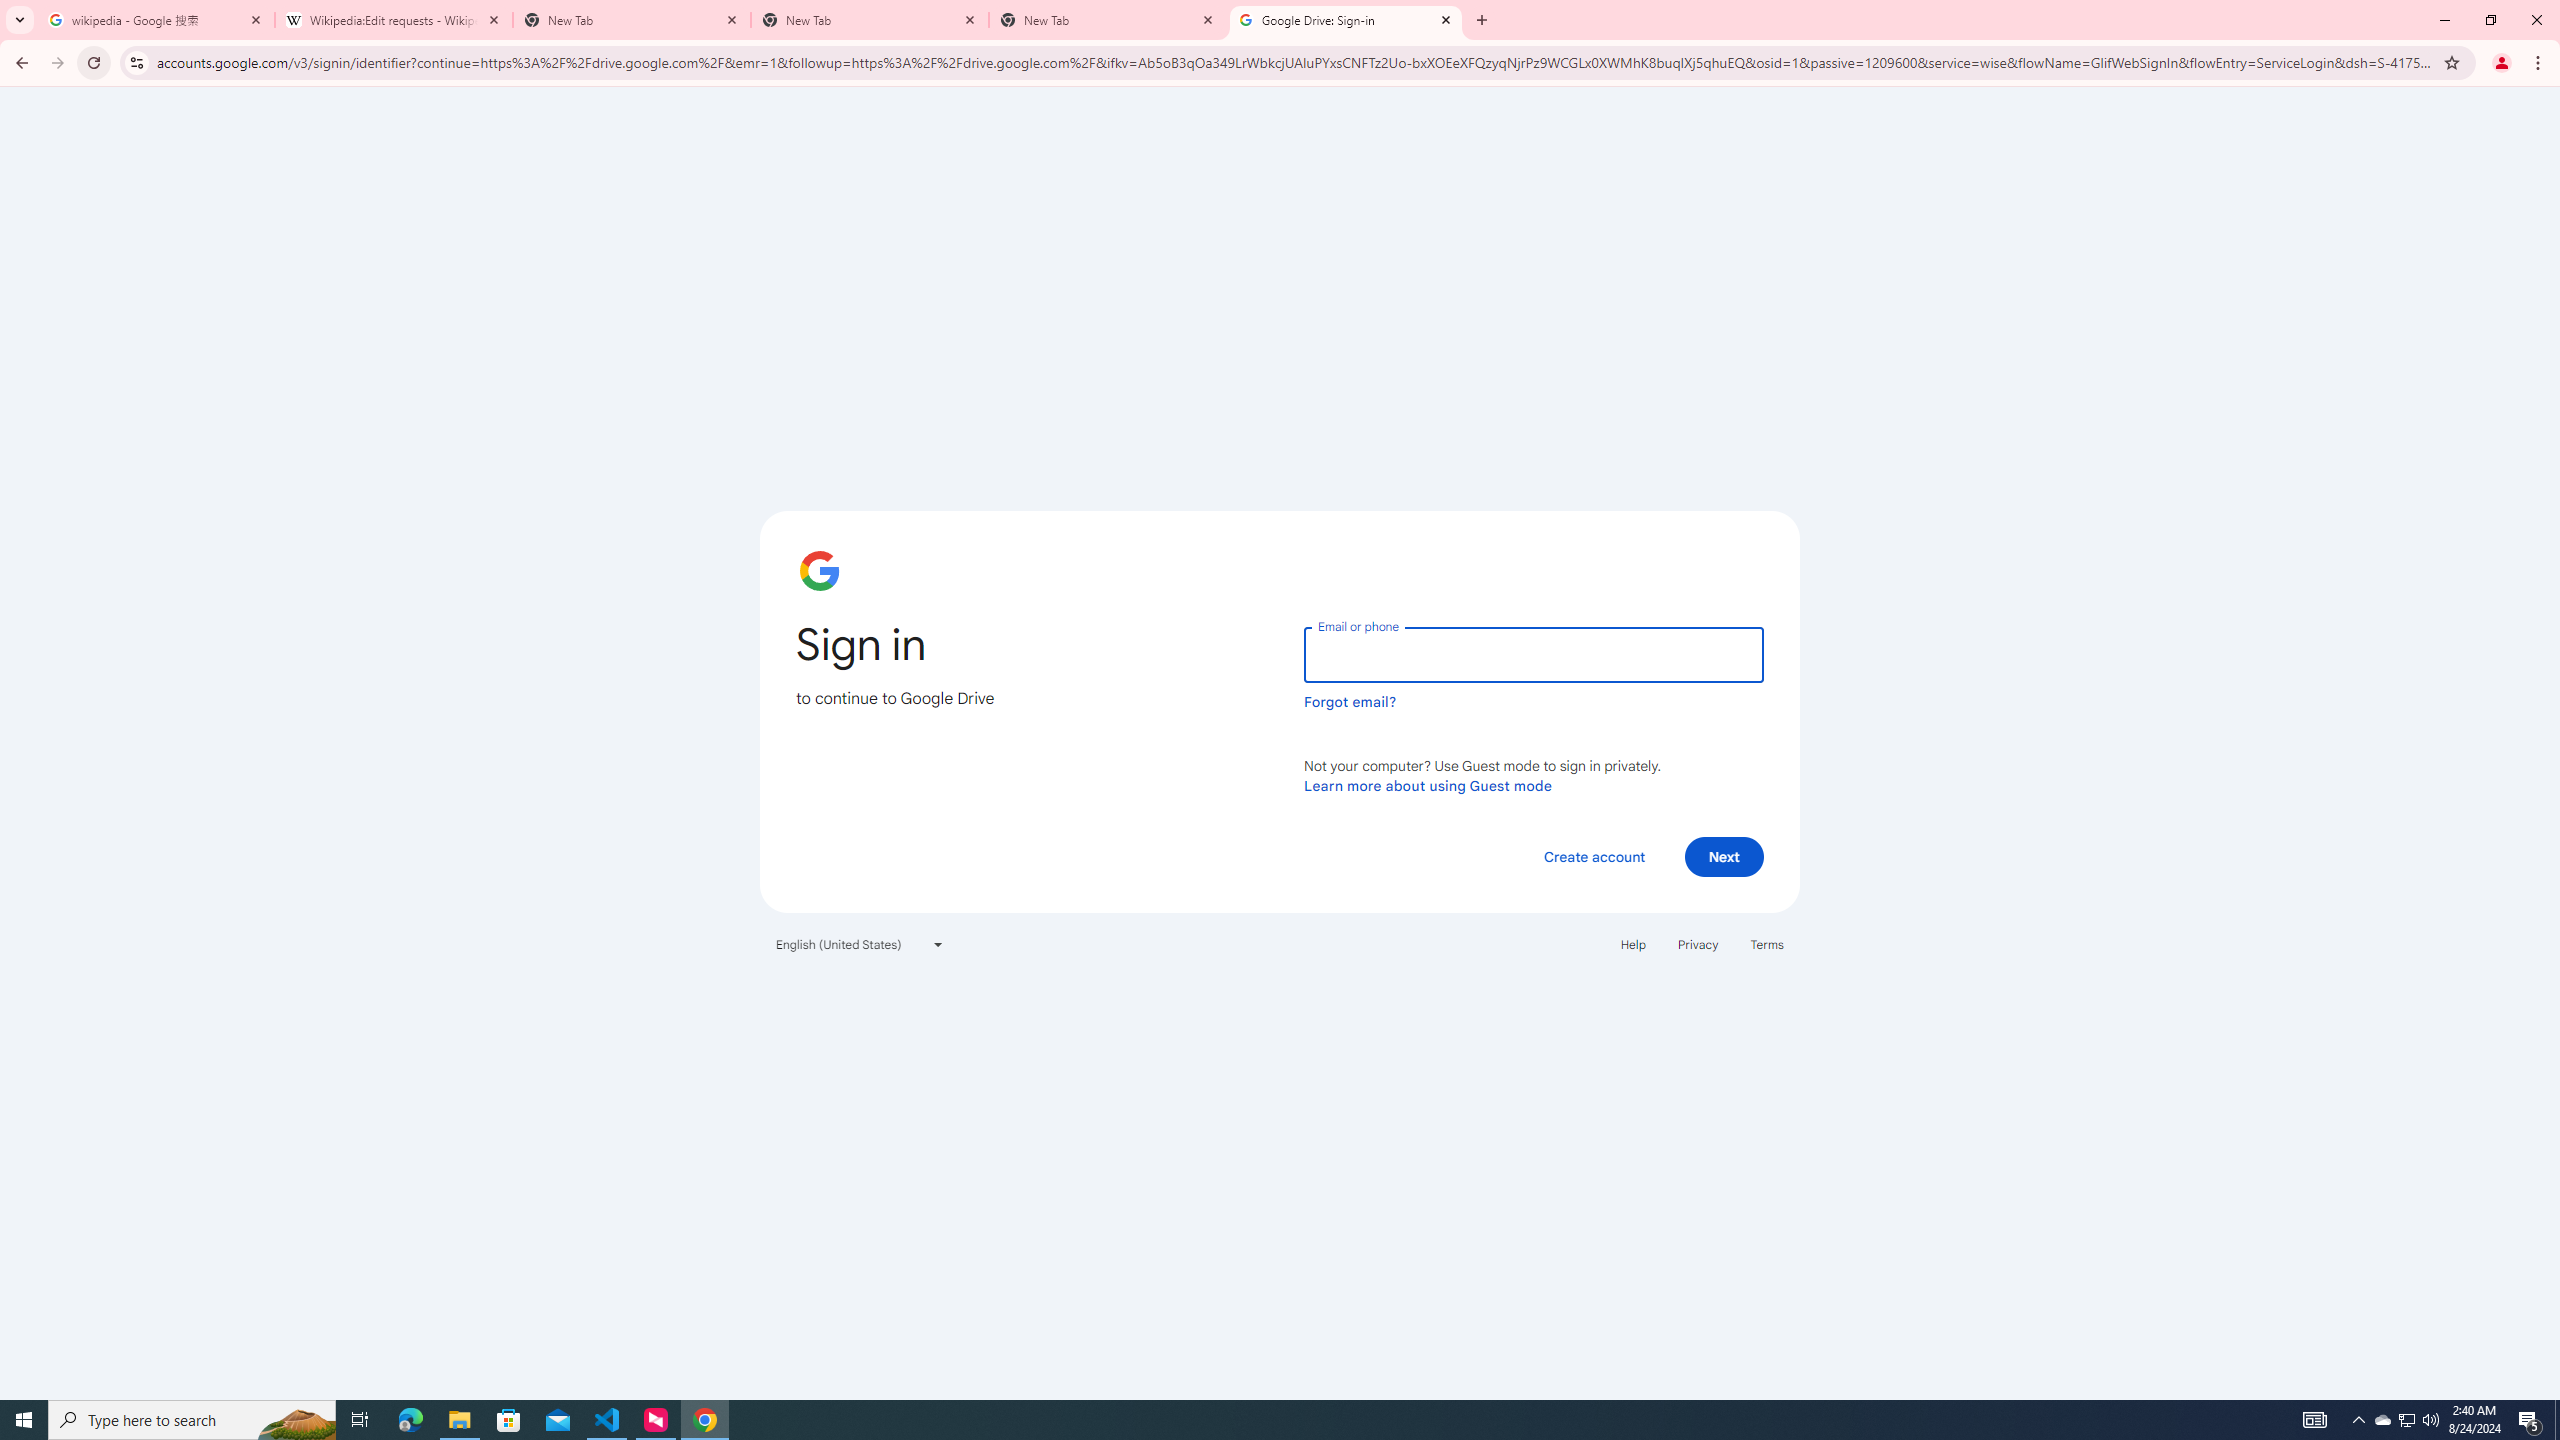 The image size is (2560, 1440). I want to click on 'New Tab', so click(1108, 19).